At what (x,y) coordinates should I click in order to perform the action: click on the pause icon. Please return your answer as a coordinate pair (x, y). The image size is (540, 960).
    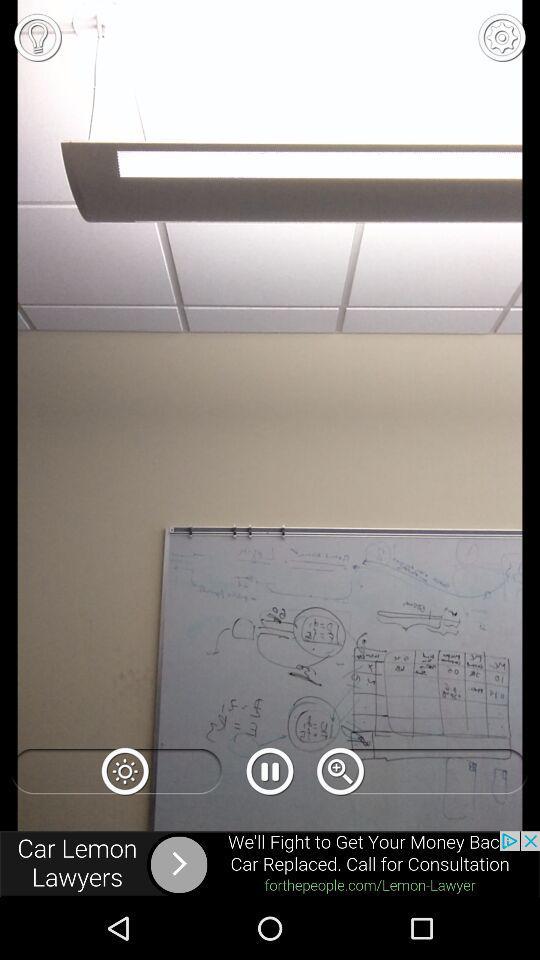
    Looking at the image, I should click on (270, 770).